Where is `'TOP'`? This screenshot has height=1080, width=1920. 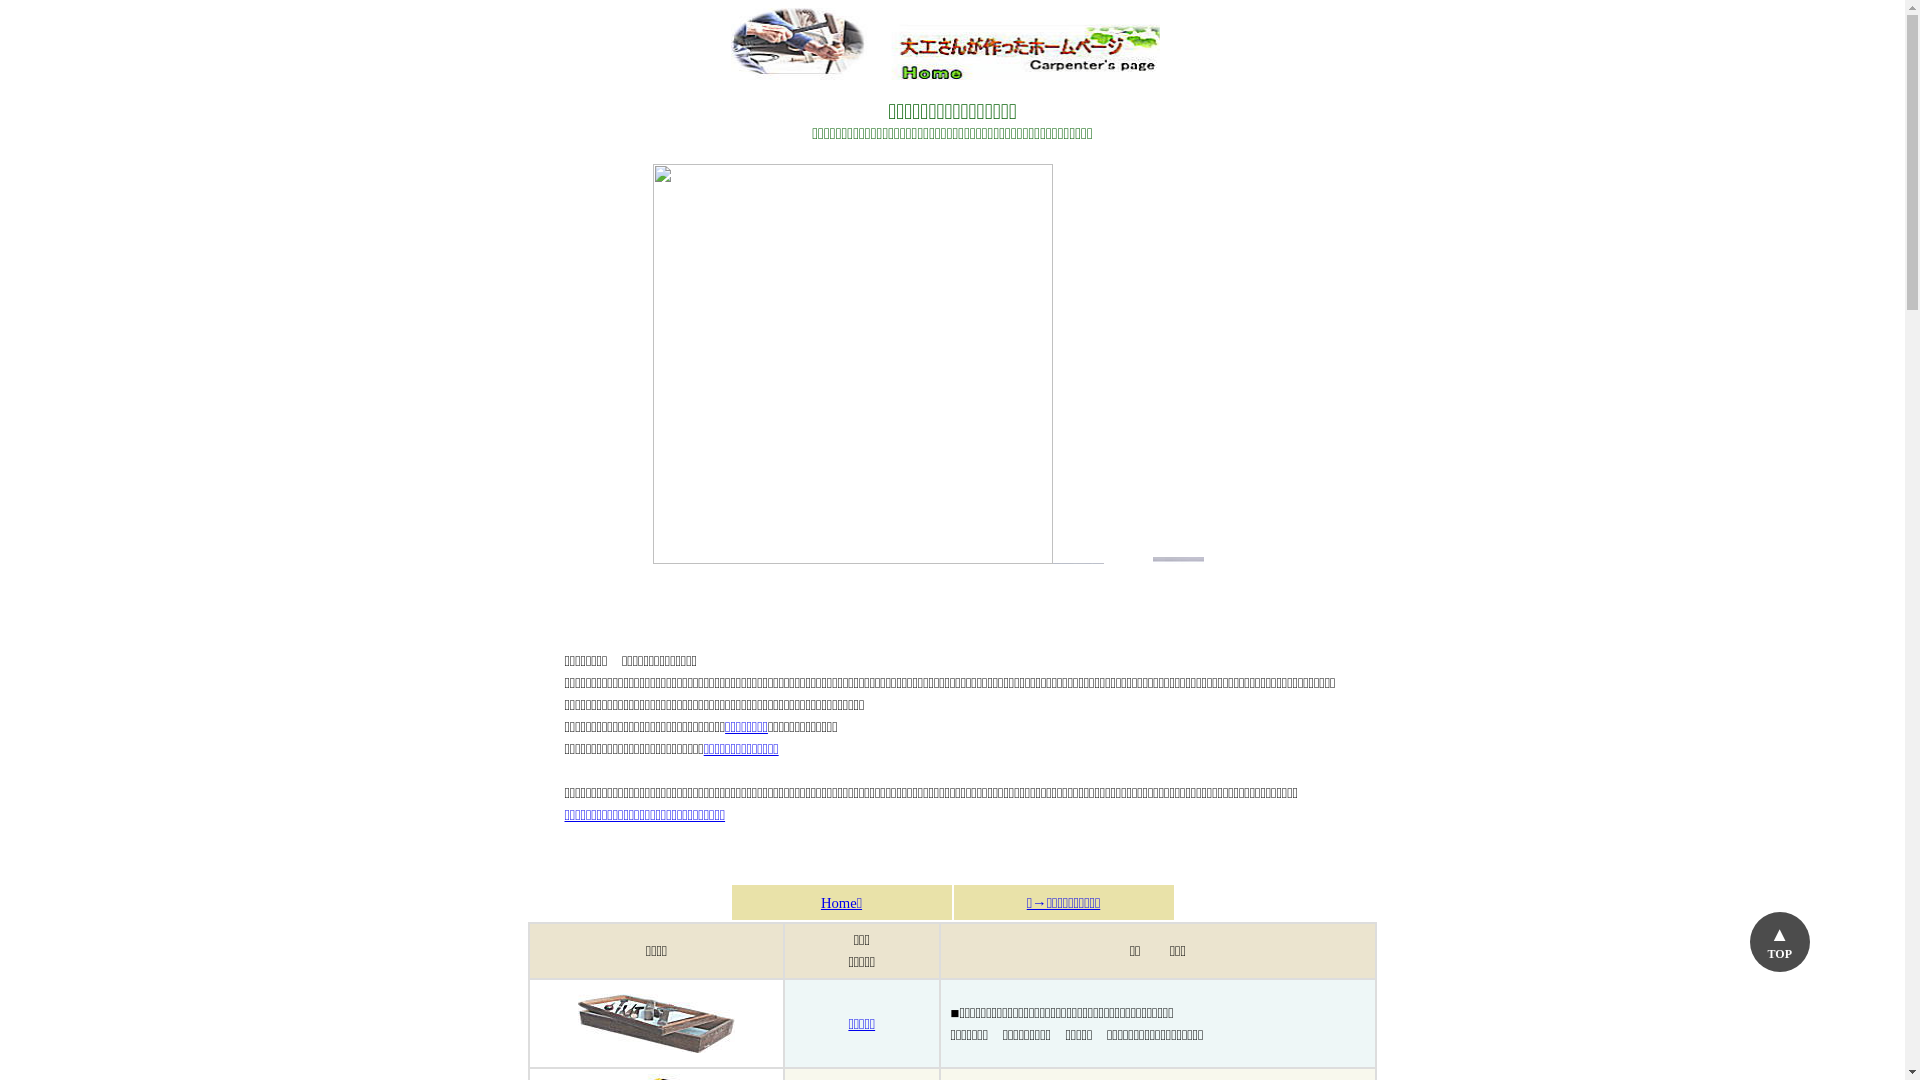
'TOP' is located at coordinates (1780, 941).